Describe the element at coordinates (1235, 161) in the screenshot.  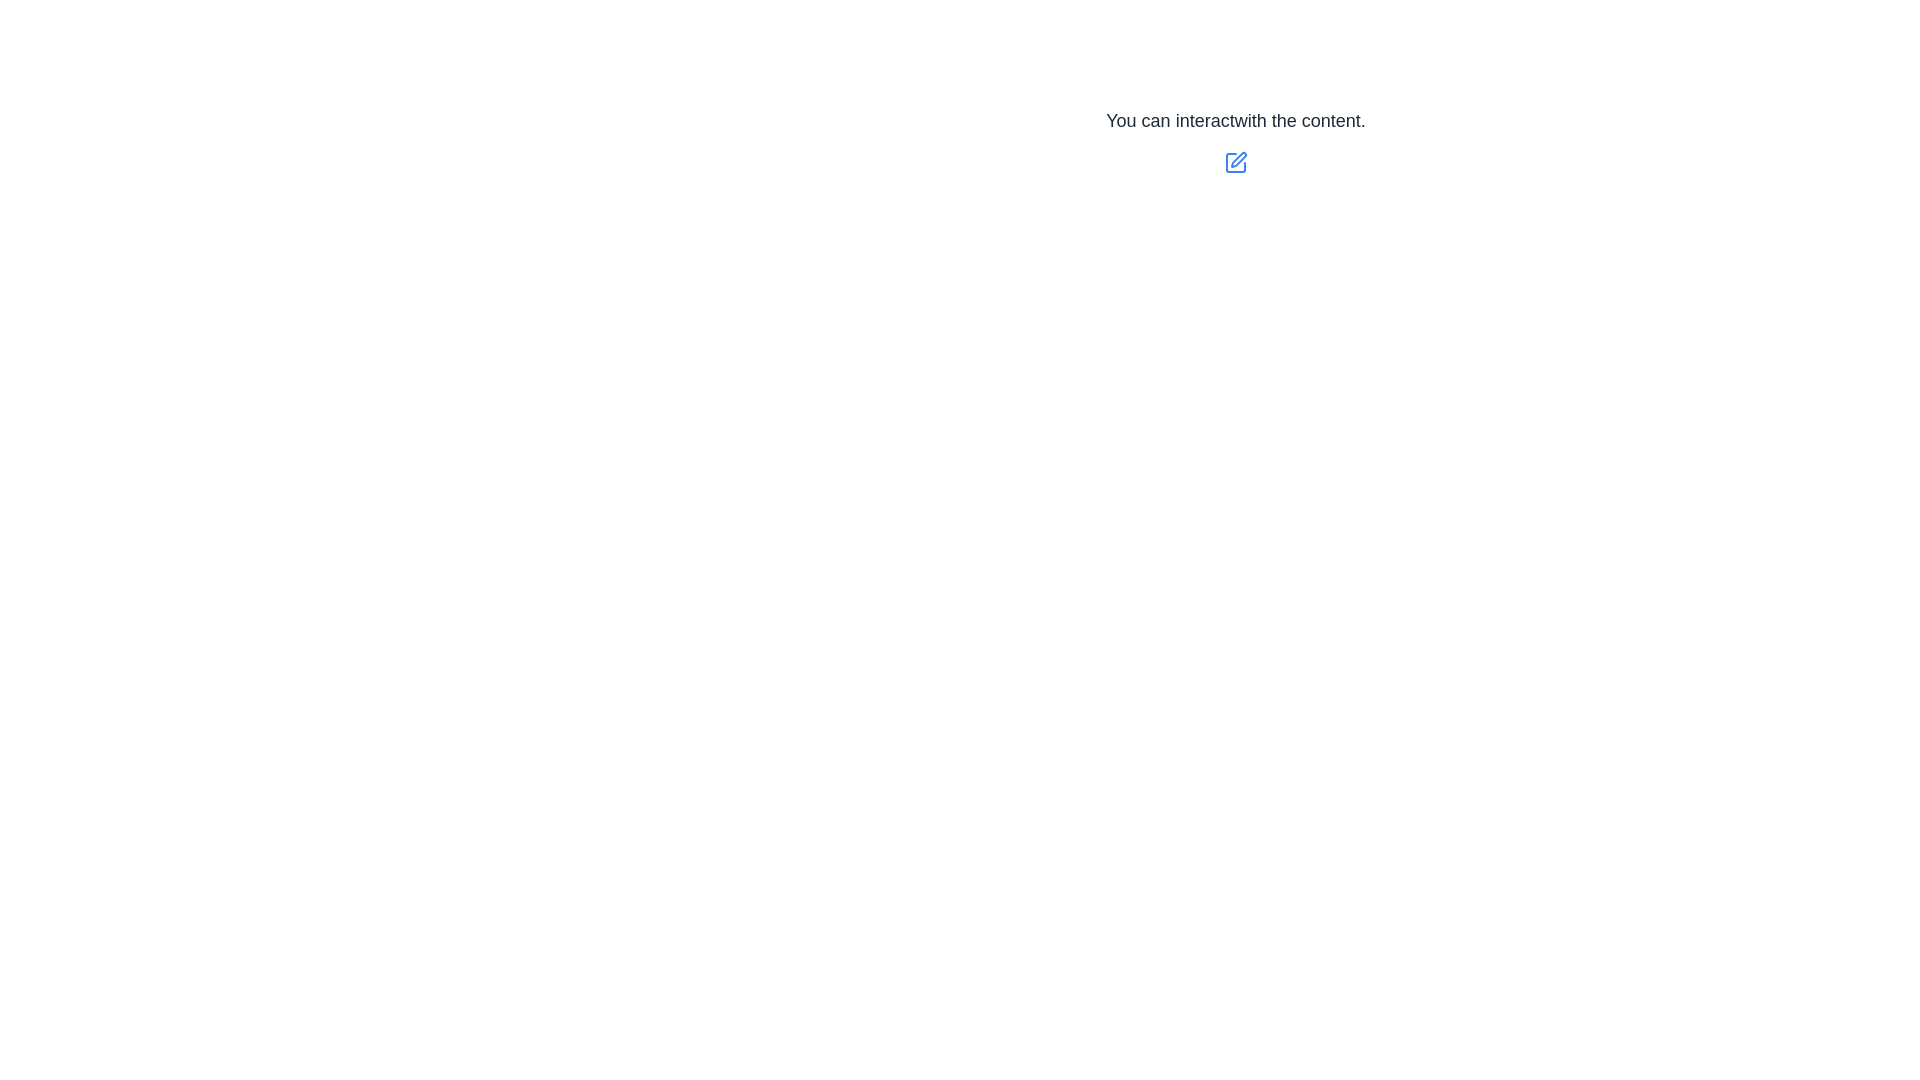
I see `the blue square icon button with a pencil symbol` at that location.